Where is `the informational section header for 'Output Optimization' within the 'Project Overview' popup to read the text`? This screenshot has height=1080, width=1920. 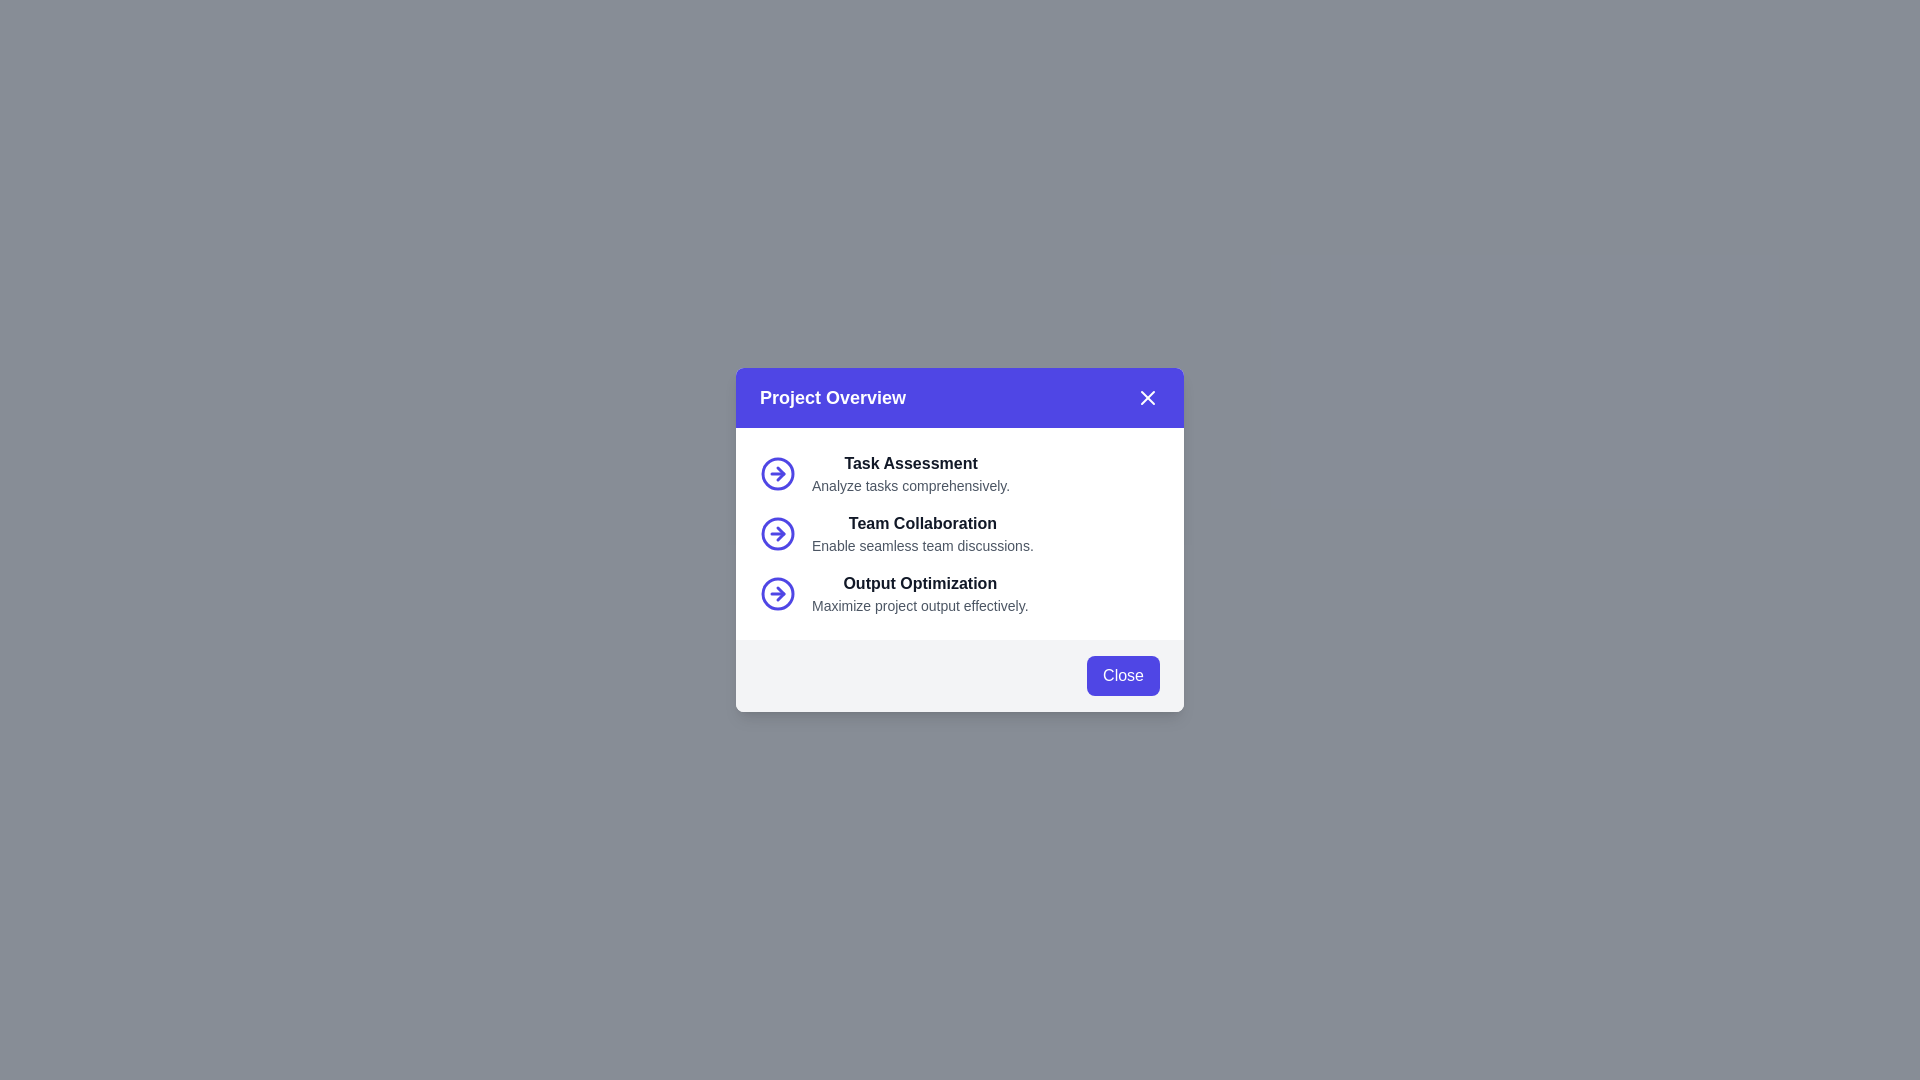 the informational section header for 'Output Optimization' within the 'Project Overview' popup to read the text is located at coordinates (919, 593).